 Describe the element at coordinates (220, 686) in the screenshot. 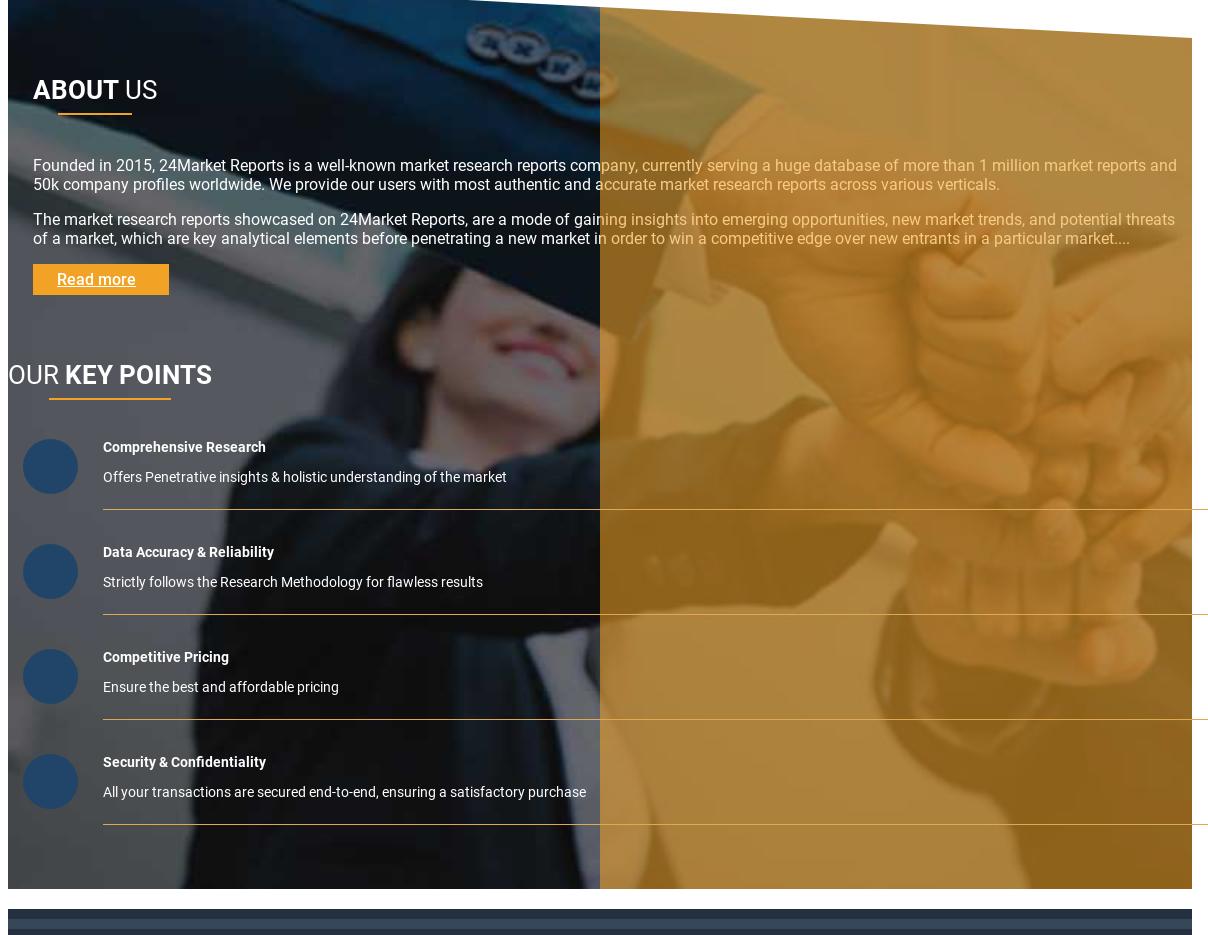

I see `'Ensure the best and affordable pricing'` at that location.